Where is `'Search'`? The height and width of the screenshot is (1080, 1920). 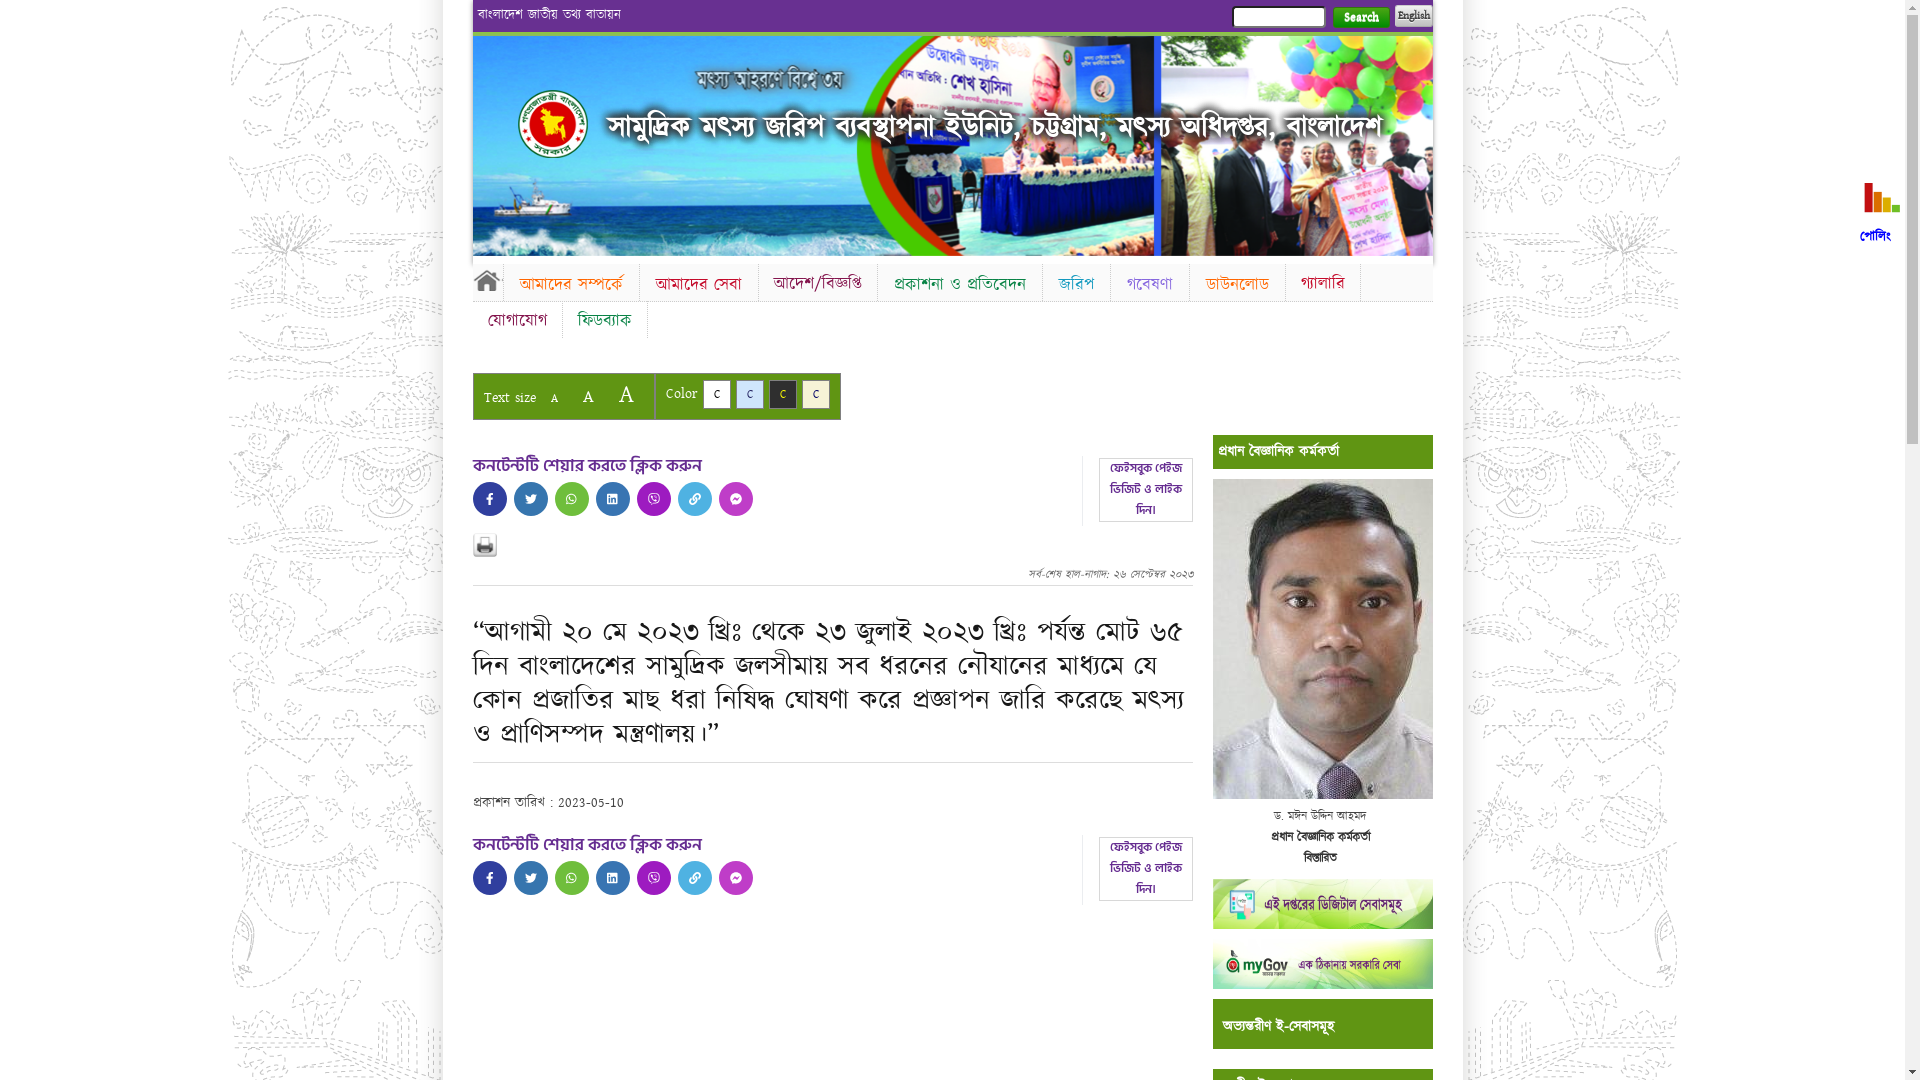
'Search' is located at coordinates (1360, 17).